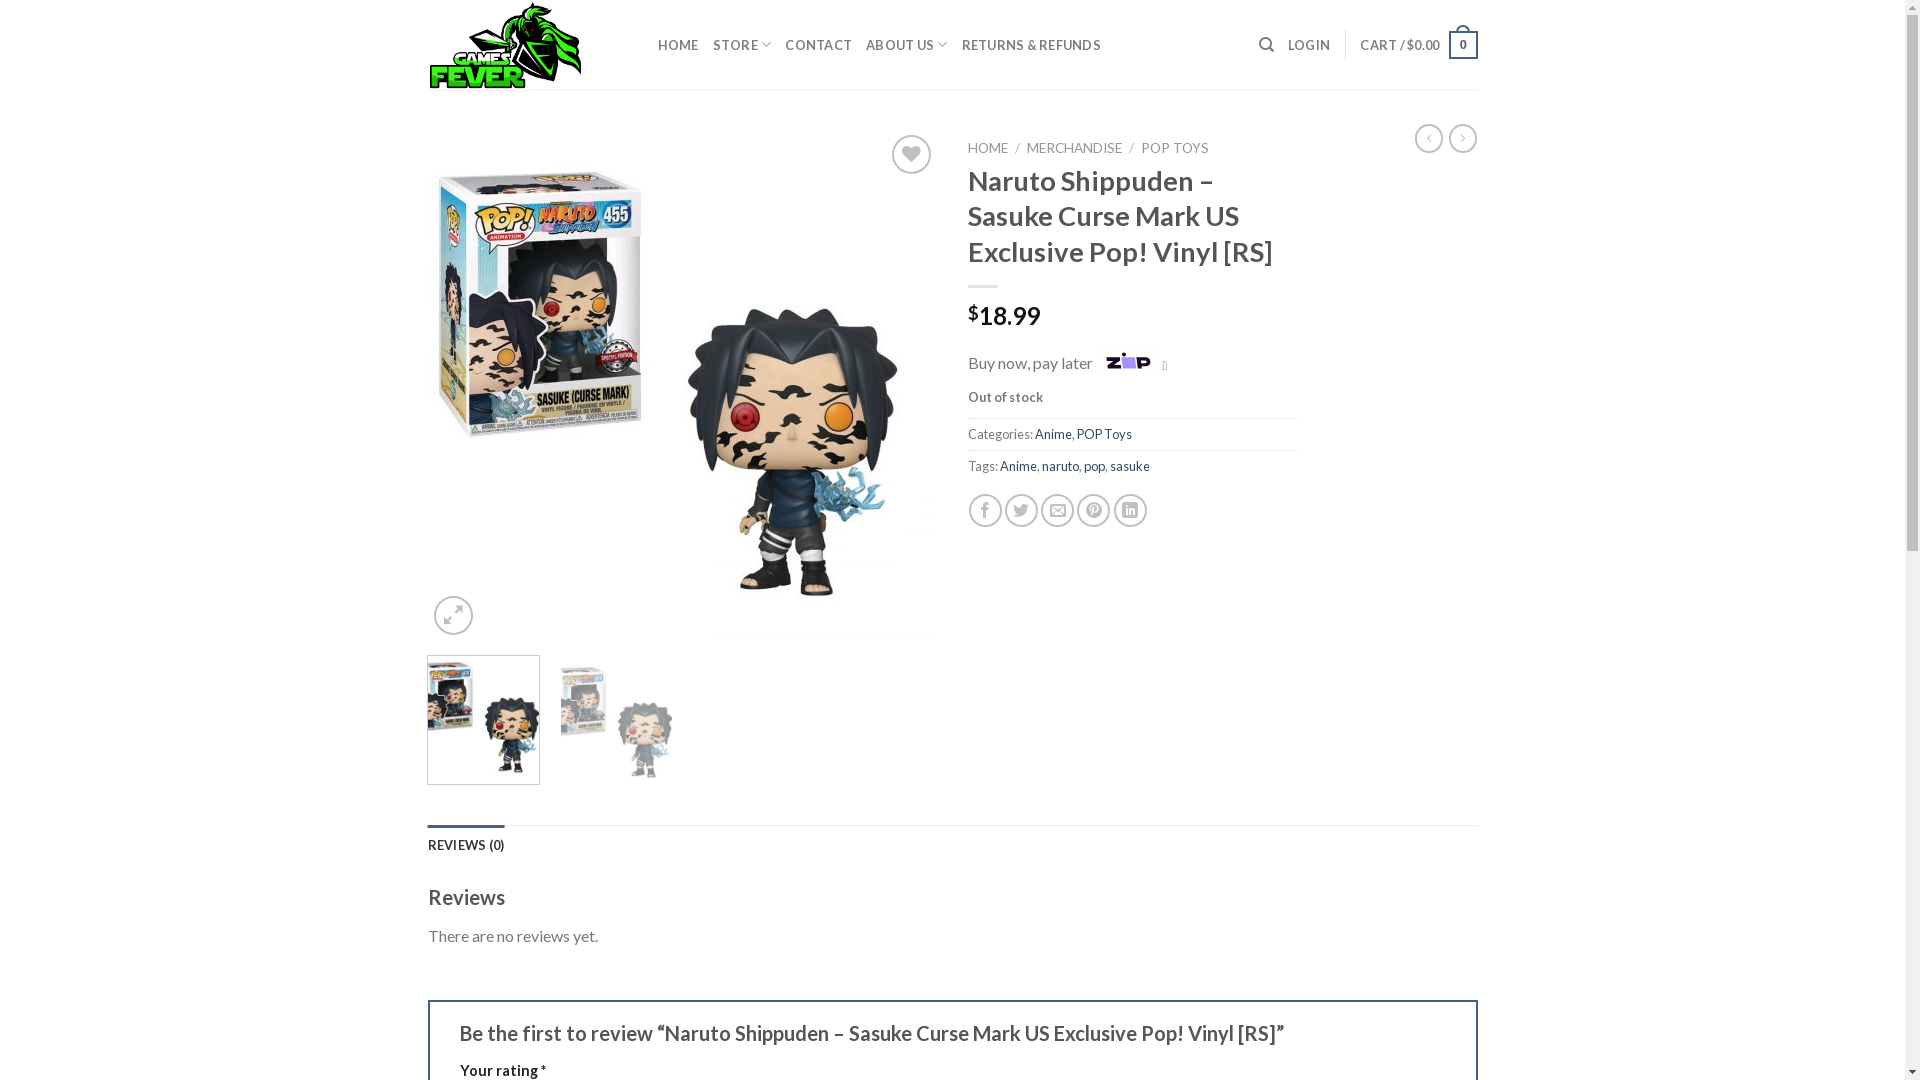 This screenshot has width=1920, height=1080. Describe the element at coordinates (741, 45) in the screenshot. I see `'STORE'` at that location.